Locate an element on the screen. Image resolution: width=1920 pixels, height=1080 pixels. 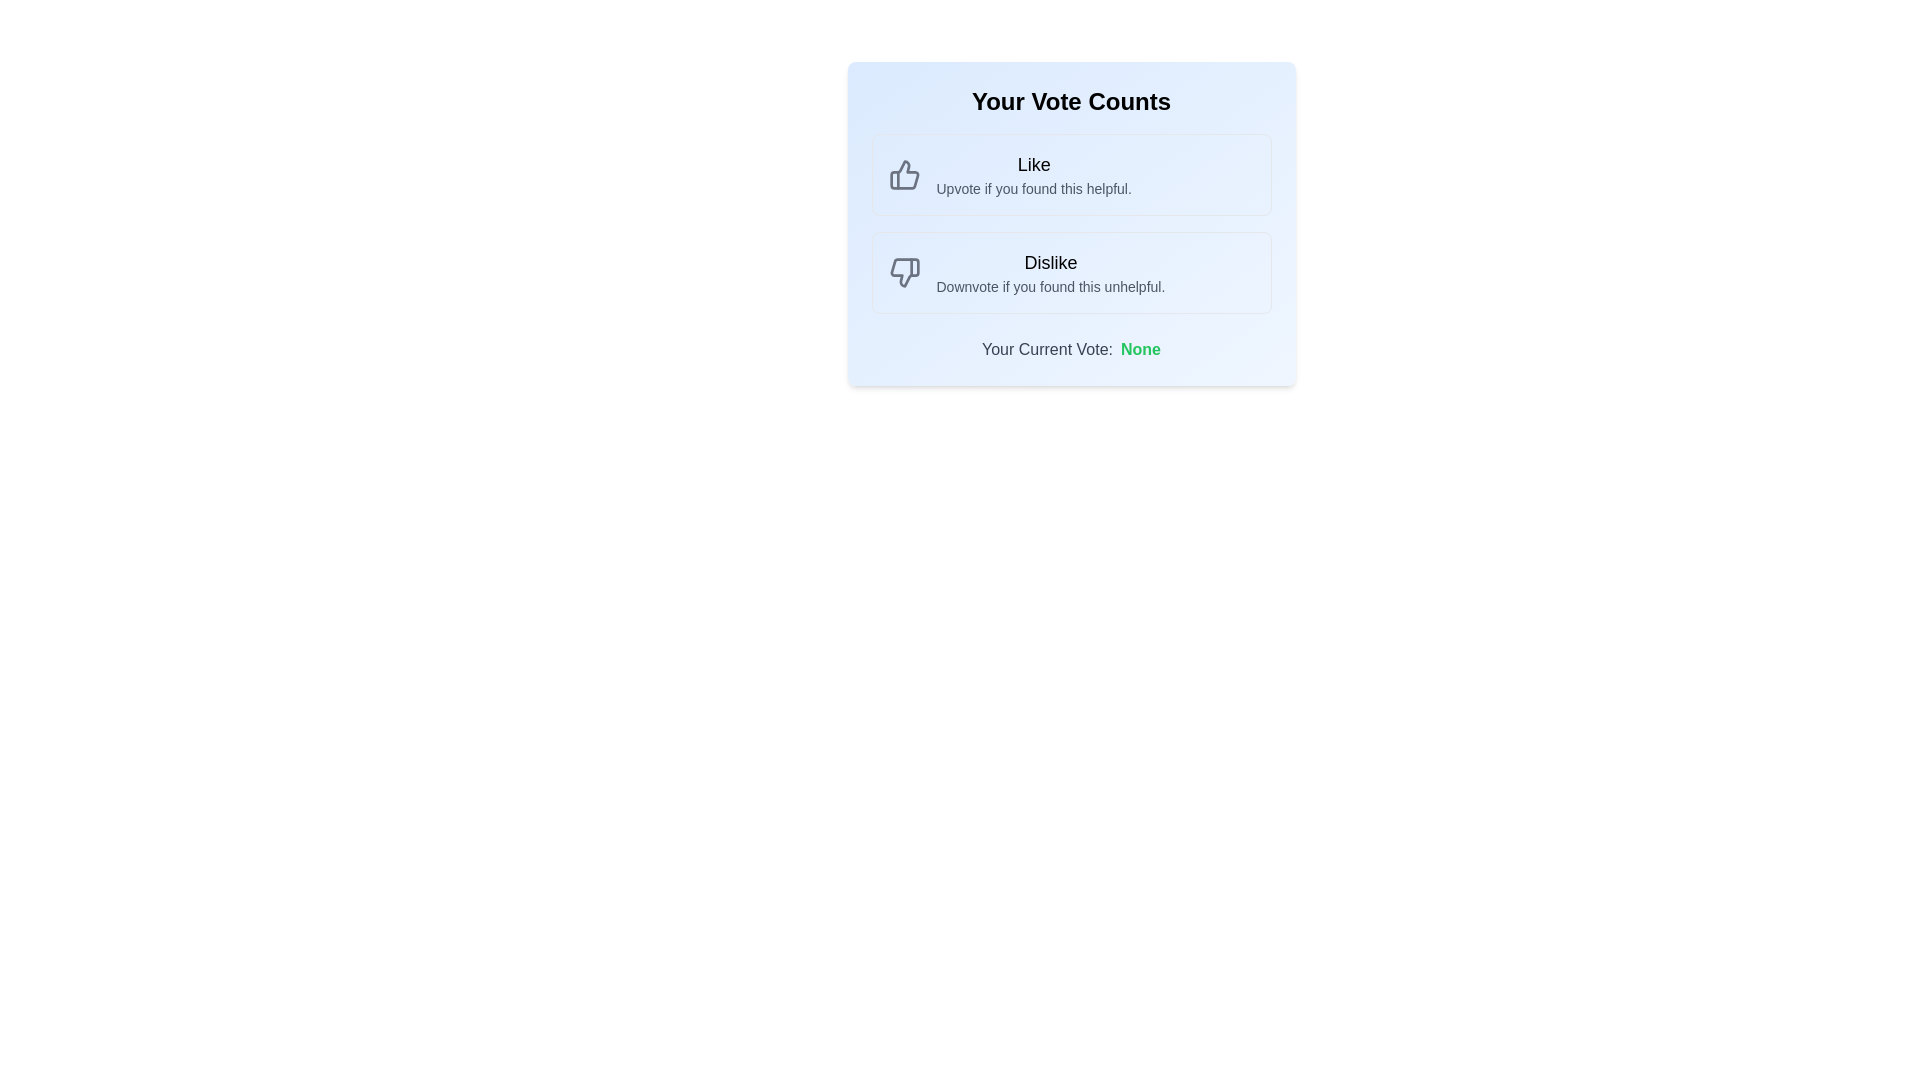
the text label that serves as a title for the voting functionality, located at the top of the box and horizontally centered is located at coordinates (1070, 101).